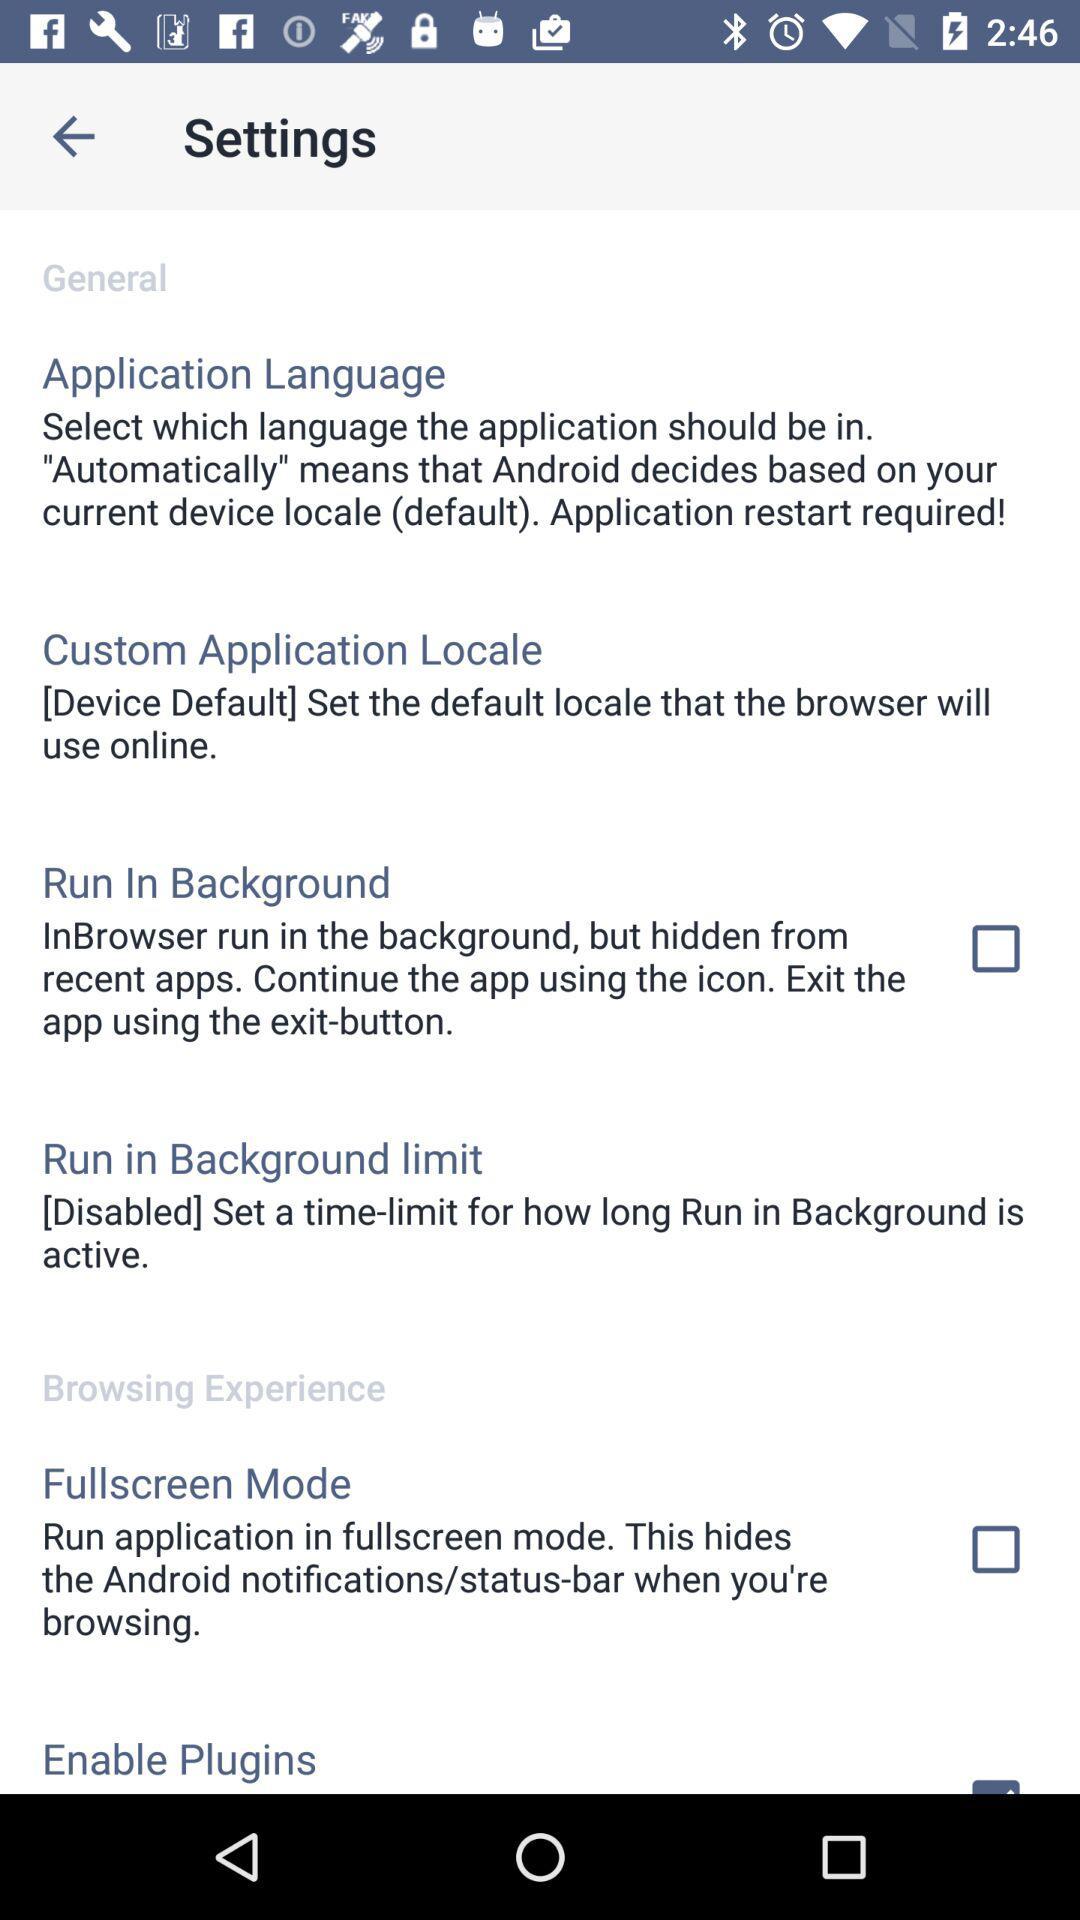 The image size is (1080, 1920). What do you see at coordinates (540, 254) in the screenshot?
I see `the general` at bounding box center [540, 254].